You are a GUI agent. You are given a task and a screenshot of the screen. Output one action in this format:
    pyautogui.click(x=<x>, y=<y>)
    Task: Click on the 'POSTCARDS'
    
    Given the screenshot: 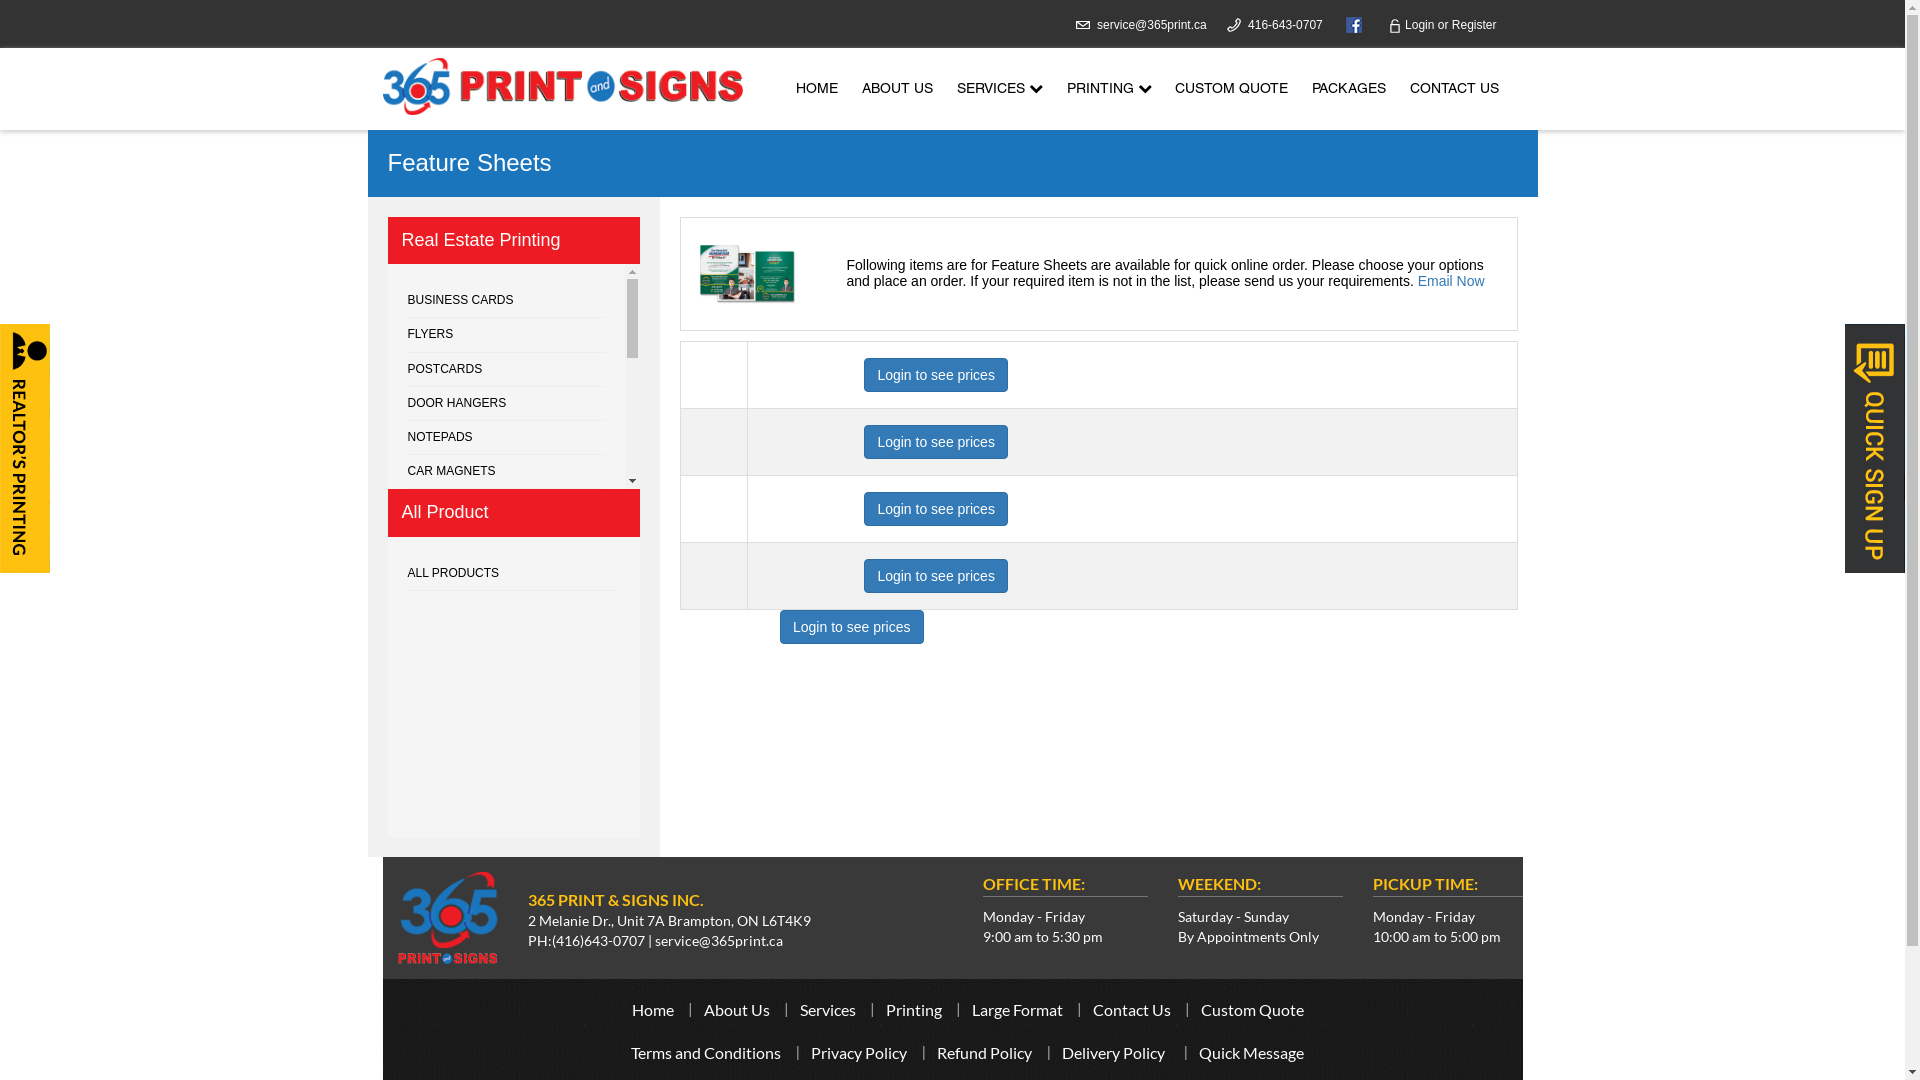 What is the action you would take?
    pyautogui.click(x=507, y=370)
    